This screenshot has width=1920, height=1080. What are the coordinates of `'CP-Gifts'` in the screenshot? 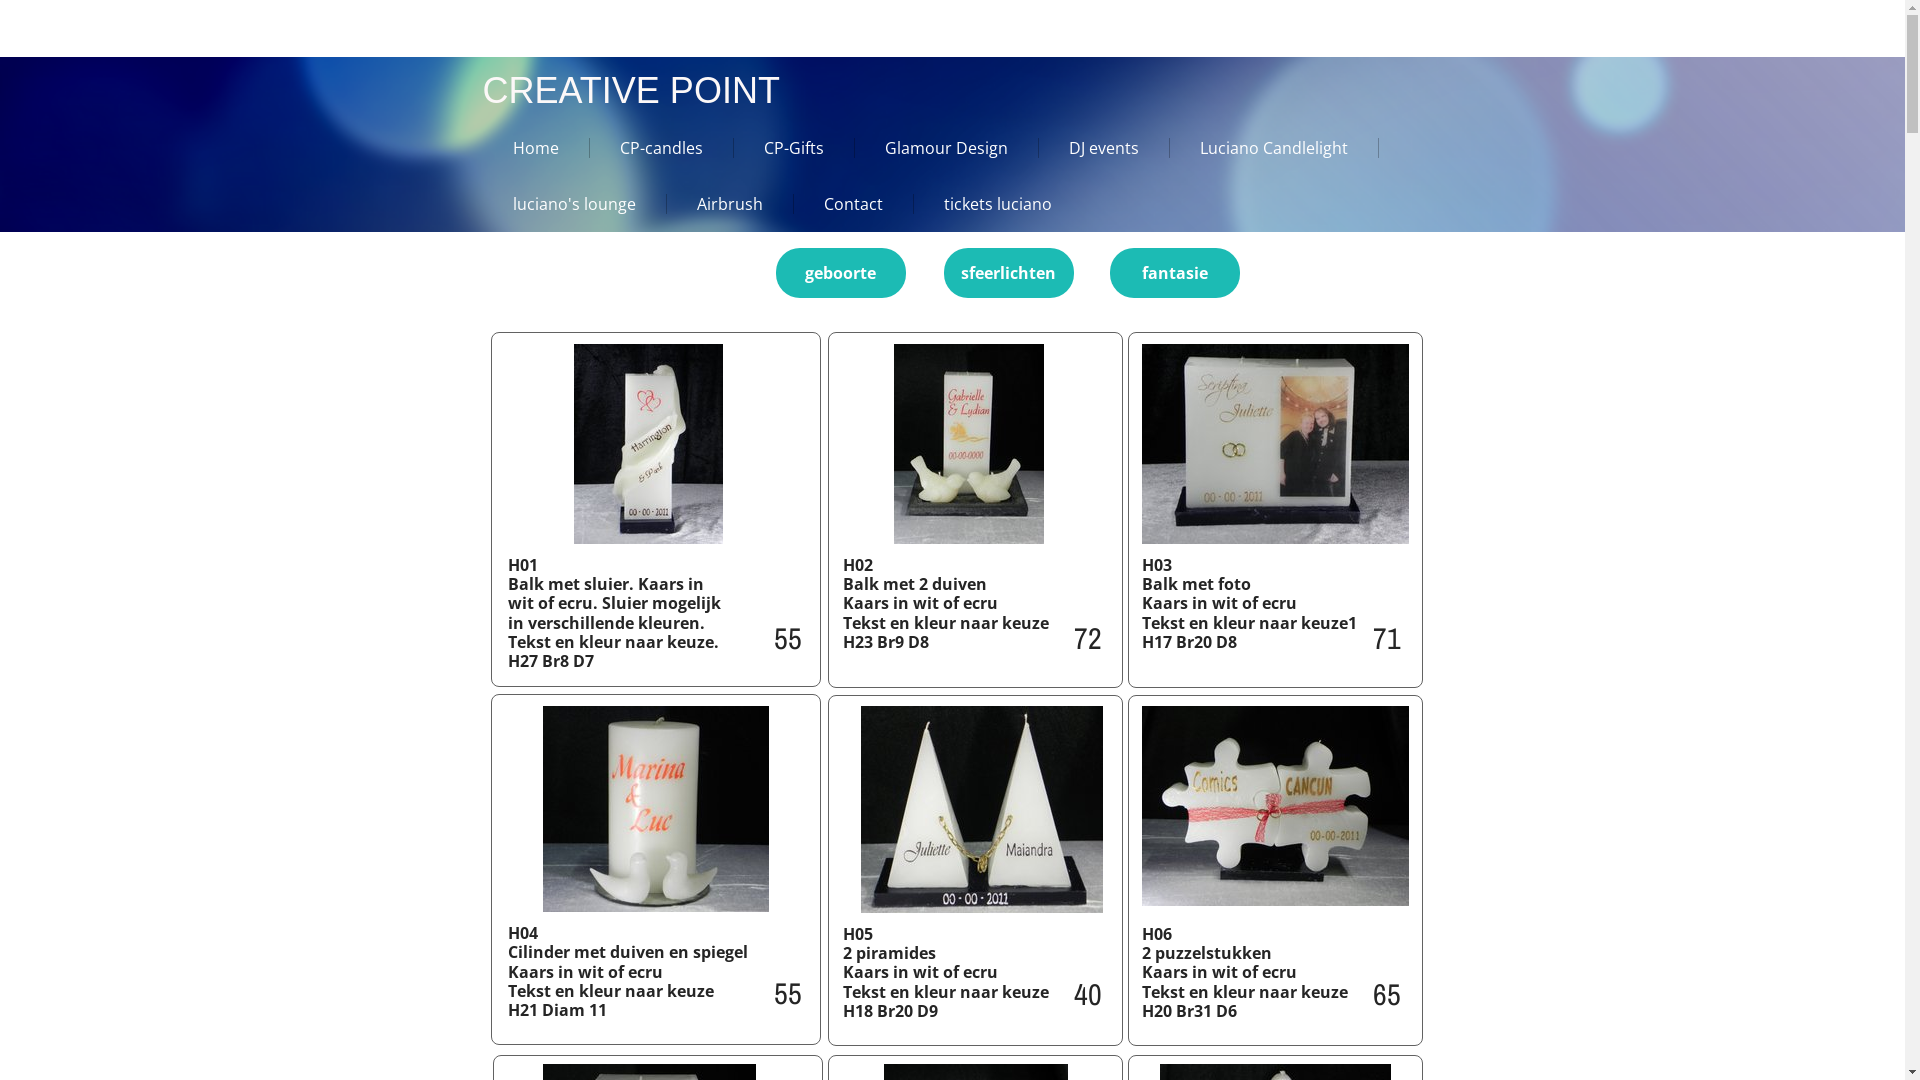 It's located at (780, 146).